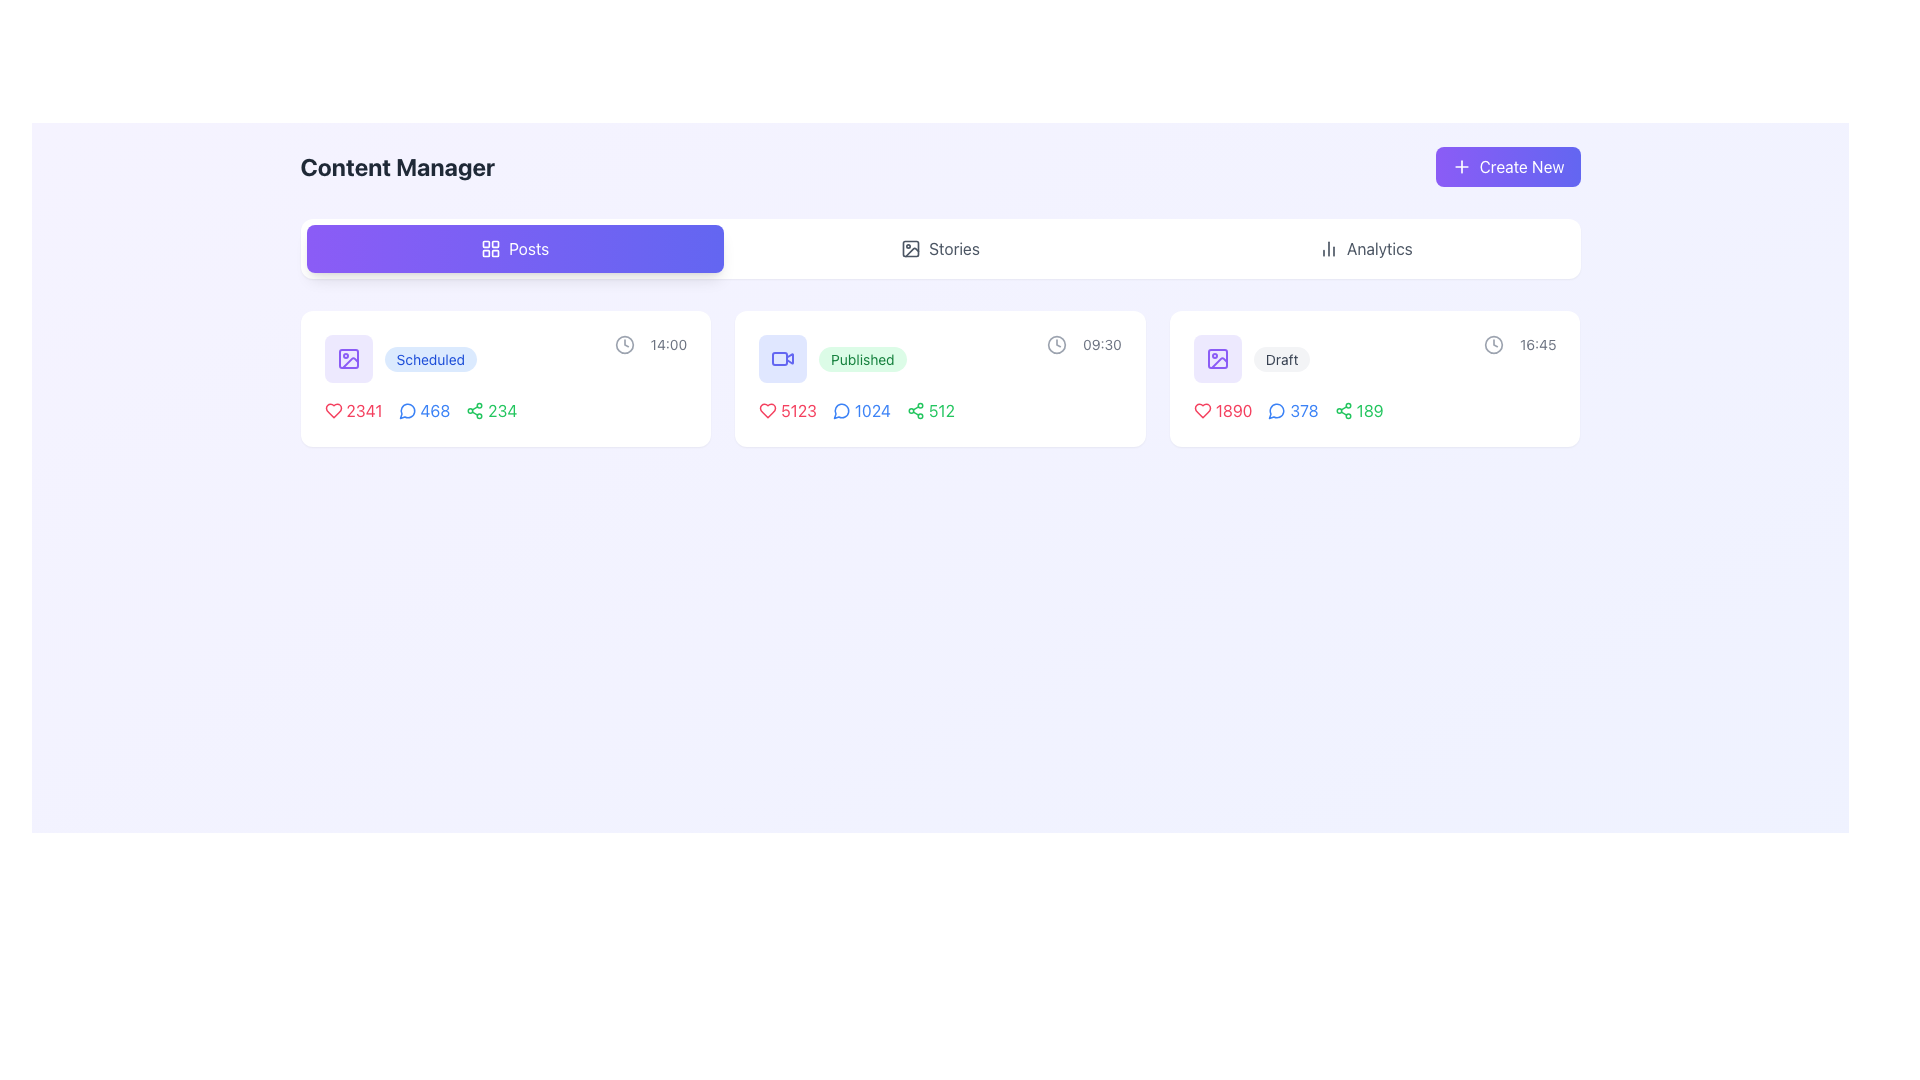 The height and width of the screenshot is (1080, 1920). Describe the element at coordinates (429, 357) in the screenshot. I see `the 'Scheduled' status label, which is a pill-shaped text label styled in blue with a light blue background, located to the right of an image icon within a card` at that location.